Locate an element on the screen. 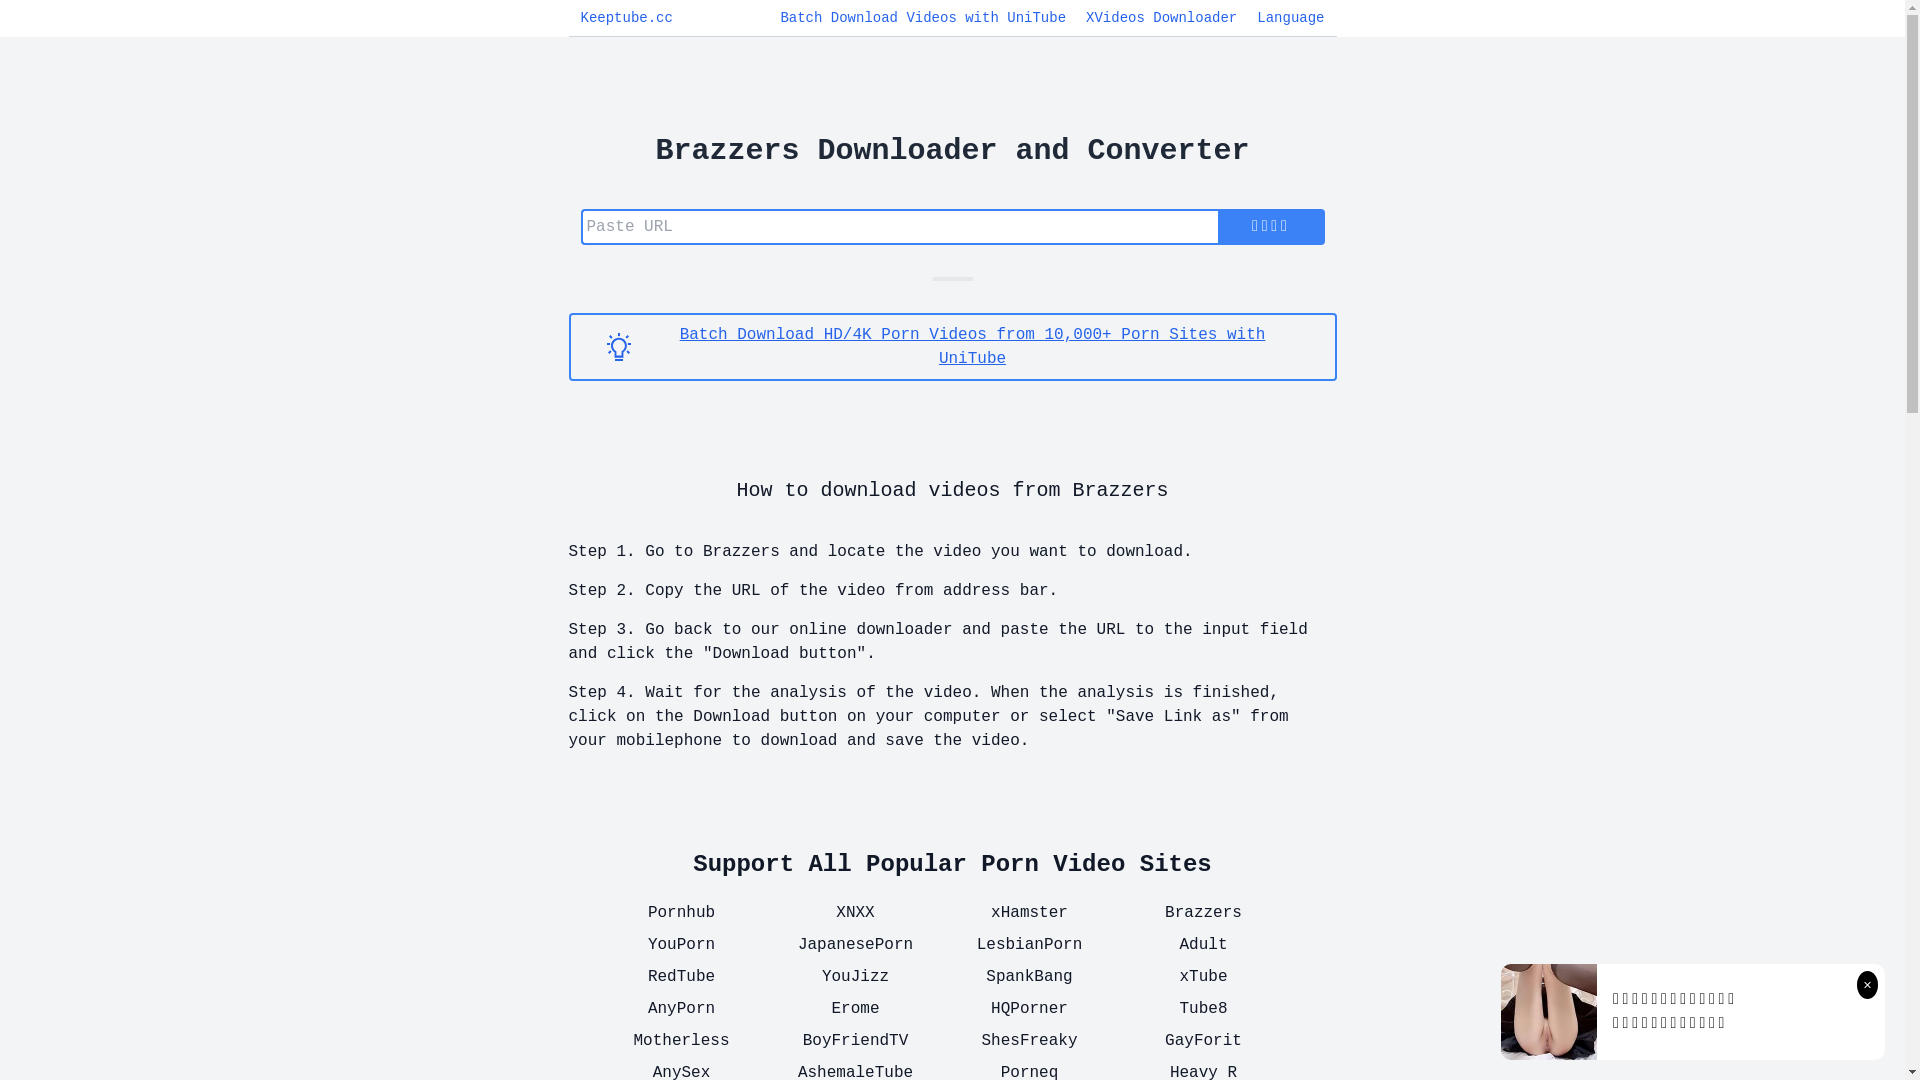 The image size is (1920, 1080). 'xTube' is located at coordinates (1202, 975).